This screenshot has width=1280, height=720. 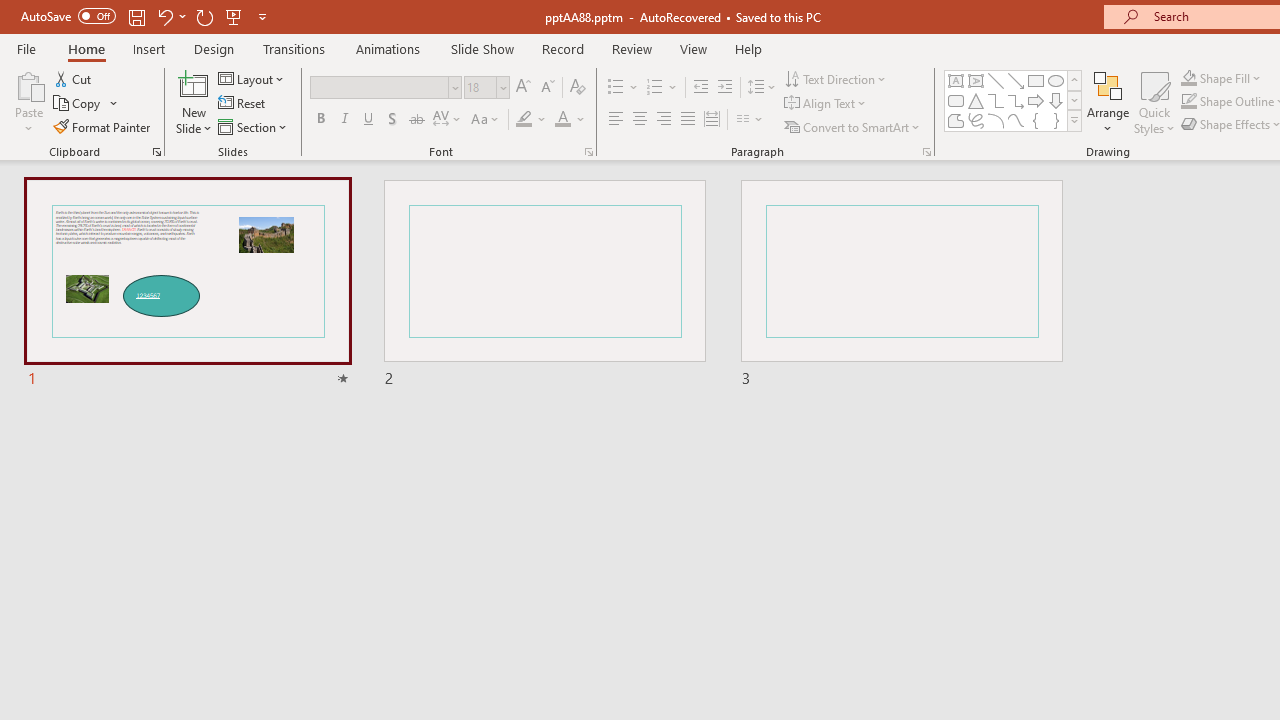 What do you see at coordinates (1016, 120) in the screenshot?
I see `'Curve'` at bounding box center [1016, 120].